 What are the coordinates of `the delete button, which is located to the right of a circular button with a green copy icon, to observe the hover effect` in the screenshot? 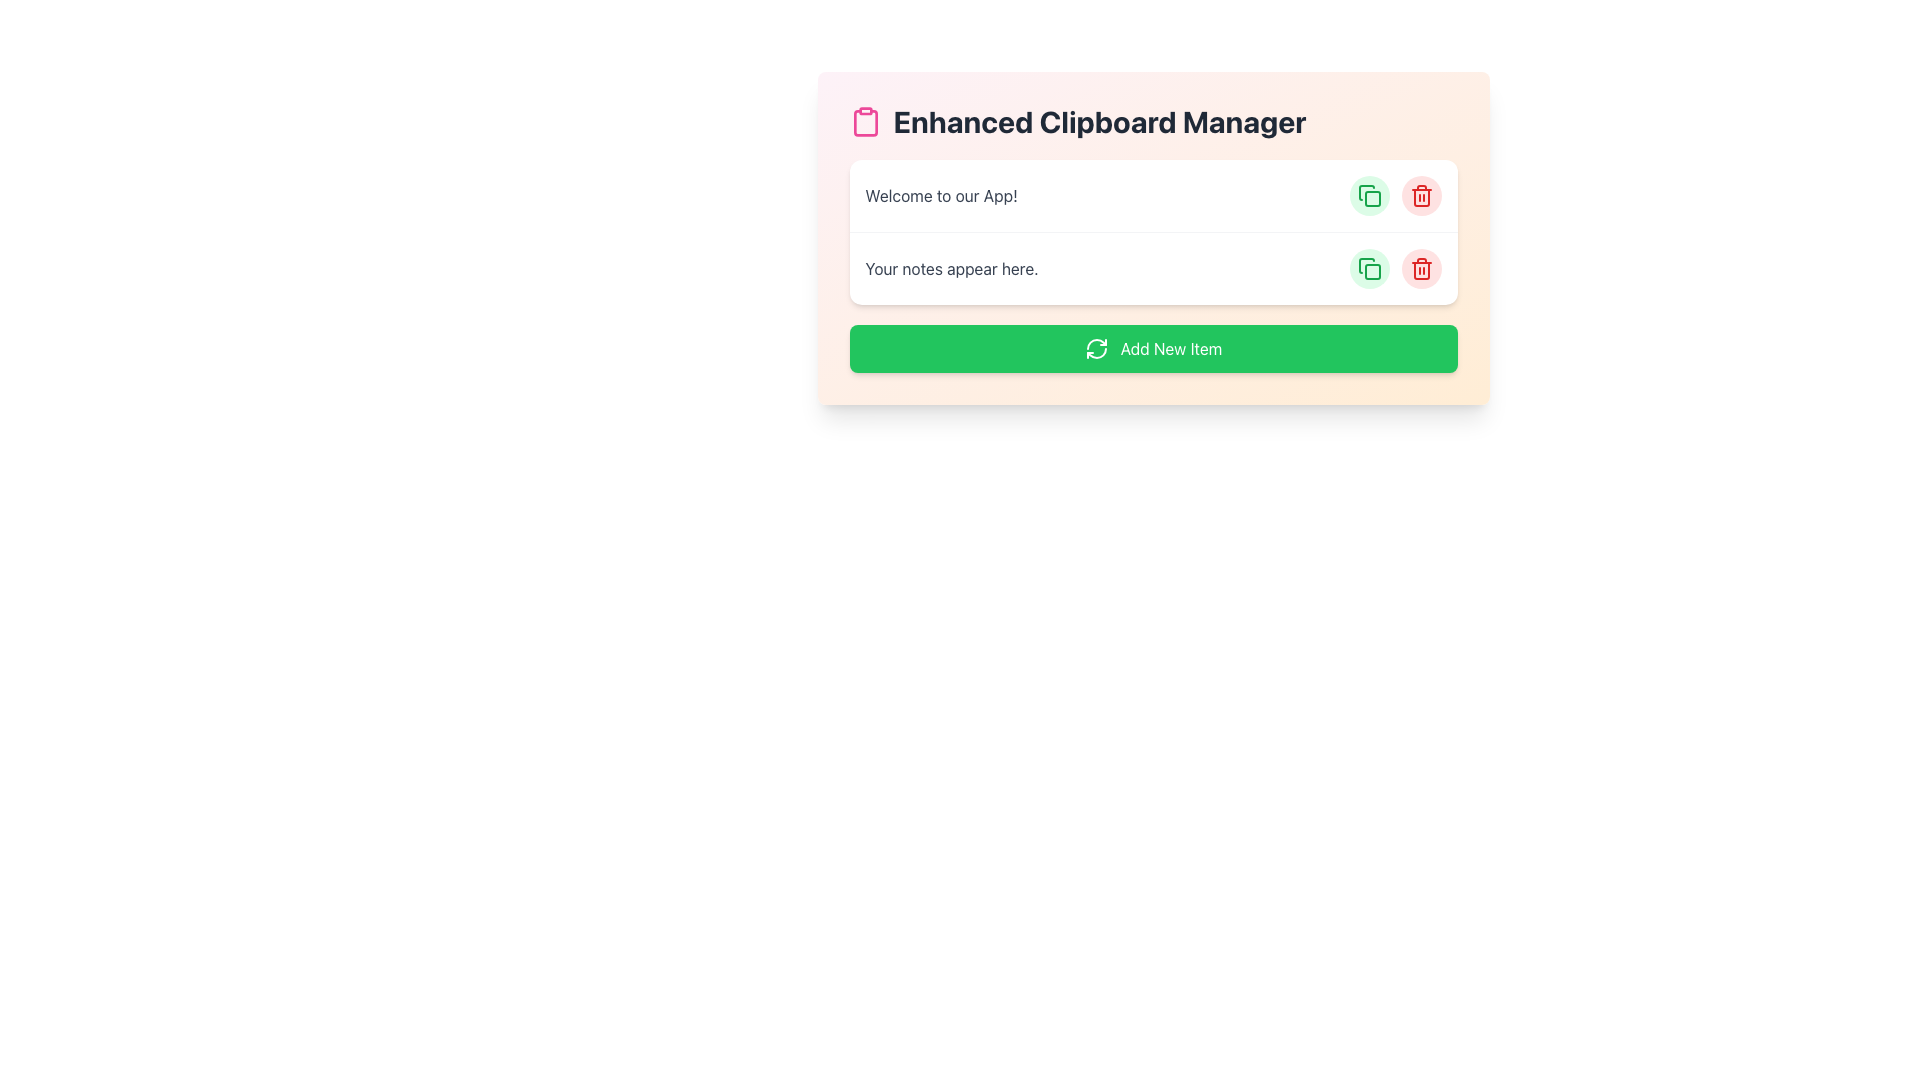 It's located at (1420, 196).